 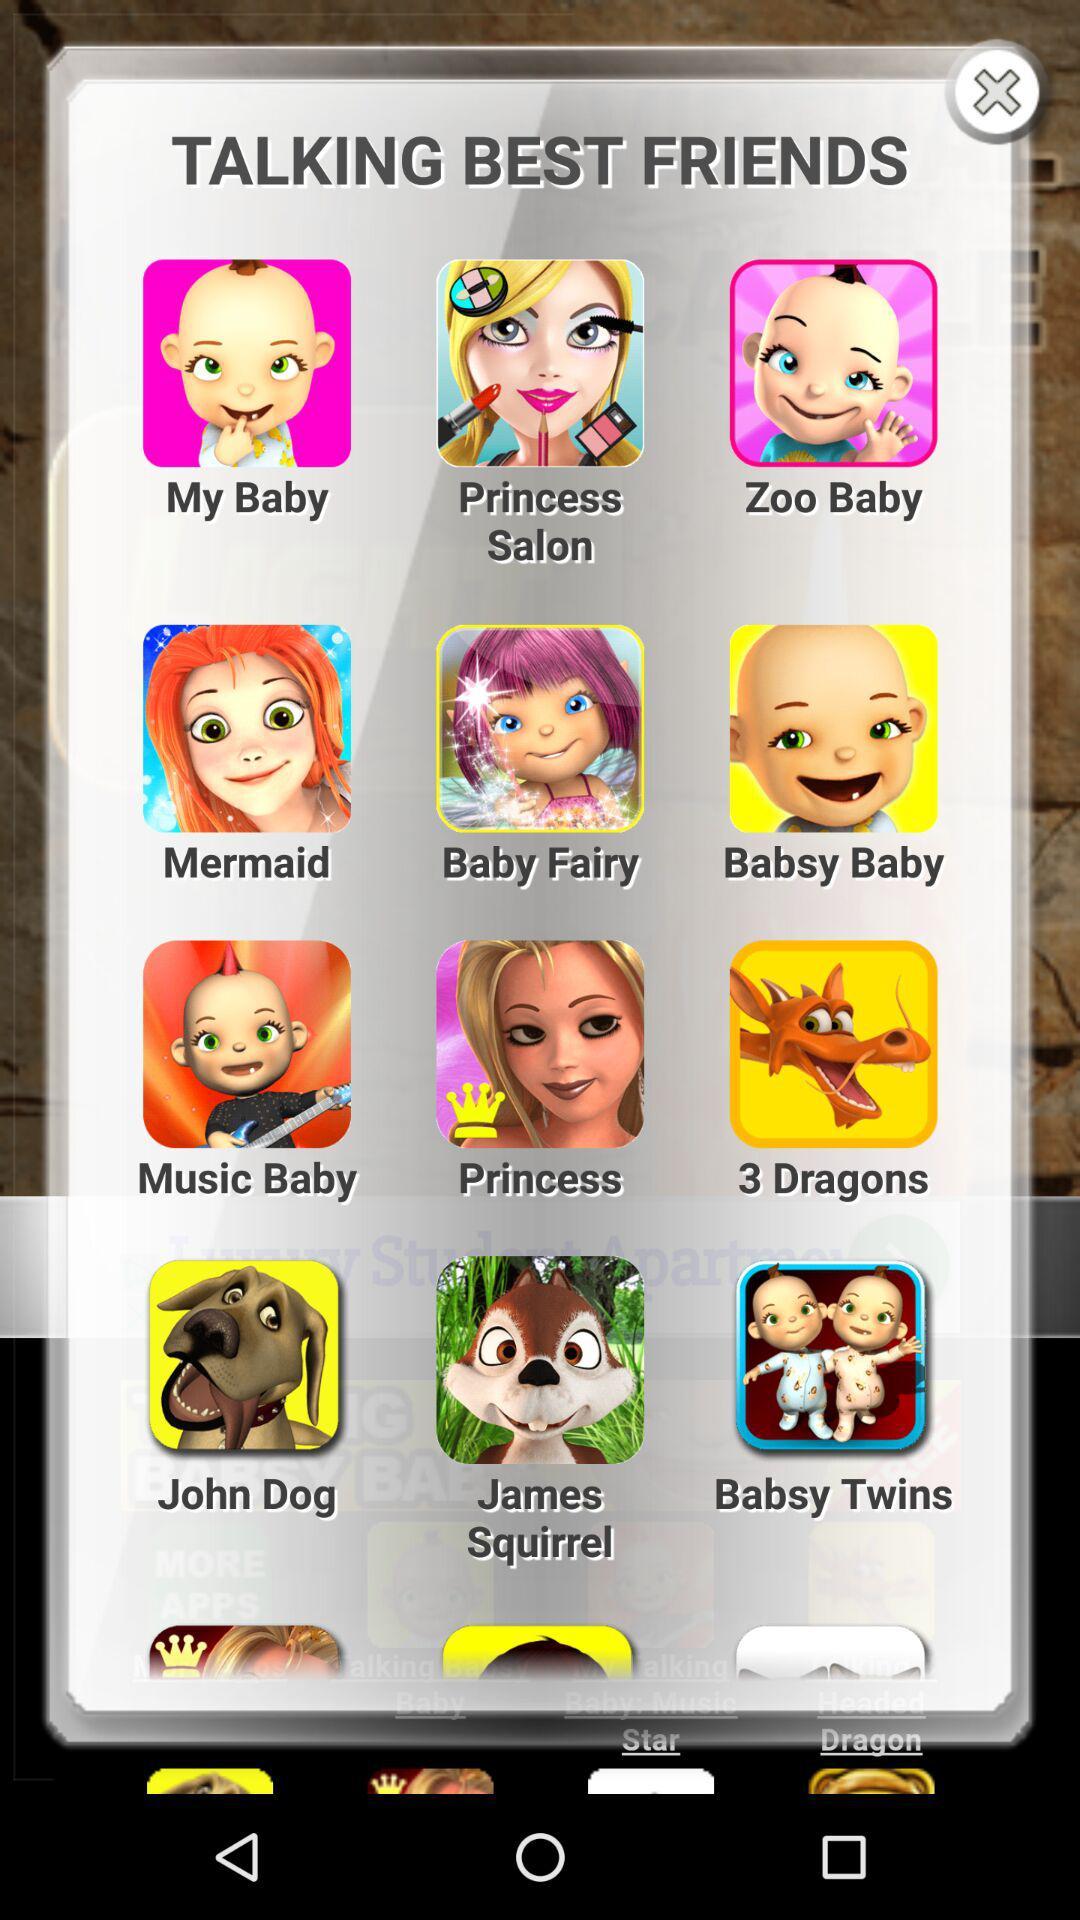 I want to click on application, so click(x=1001, y=93).